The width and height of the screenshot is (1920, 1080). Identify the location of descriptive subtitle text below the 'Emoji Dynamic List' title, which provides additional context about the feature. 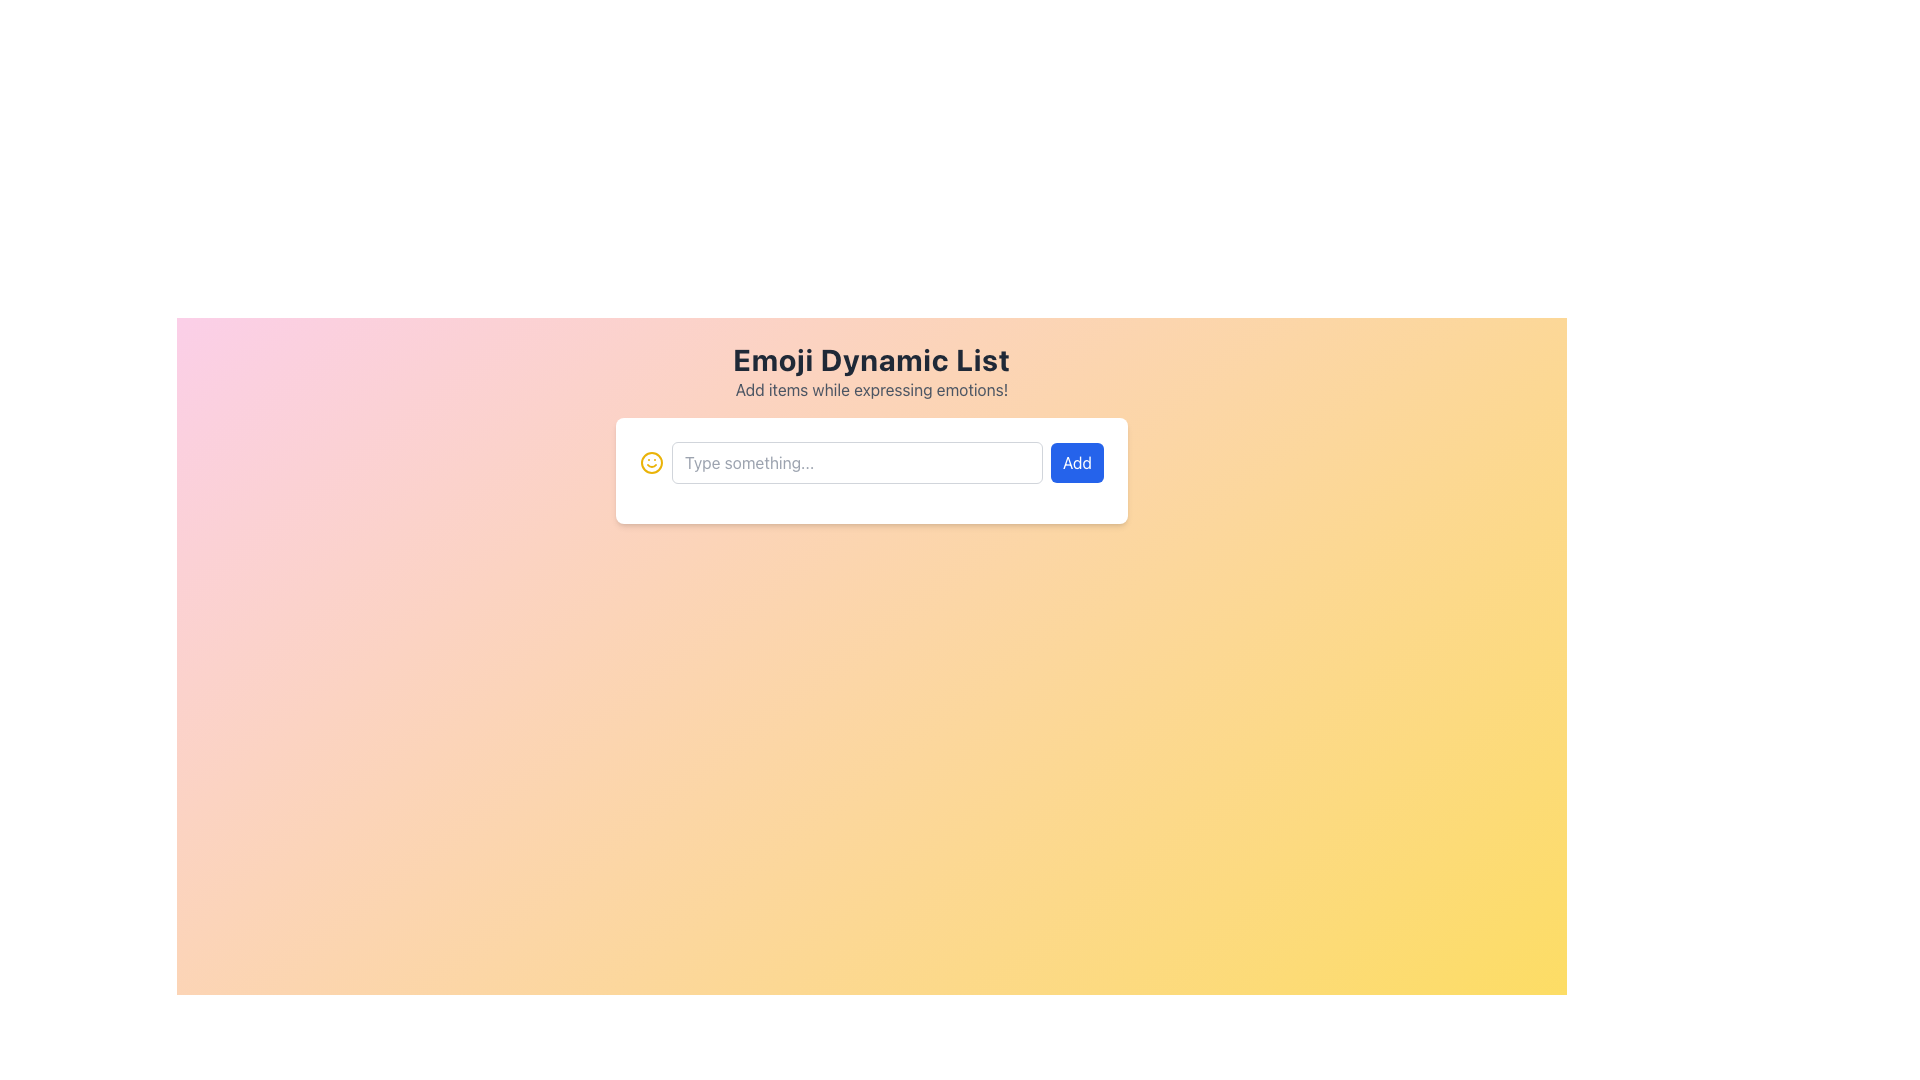
(872, 389).